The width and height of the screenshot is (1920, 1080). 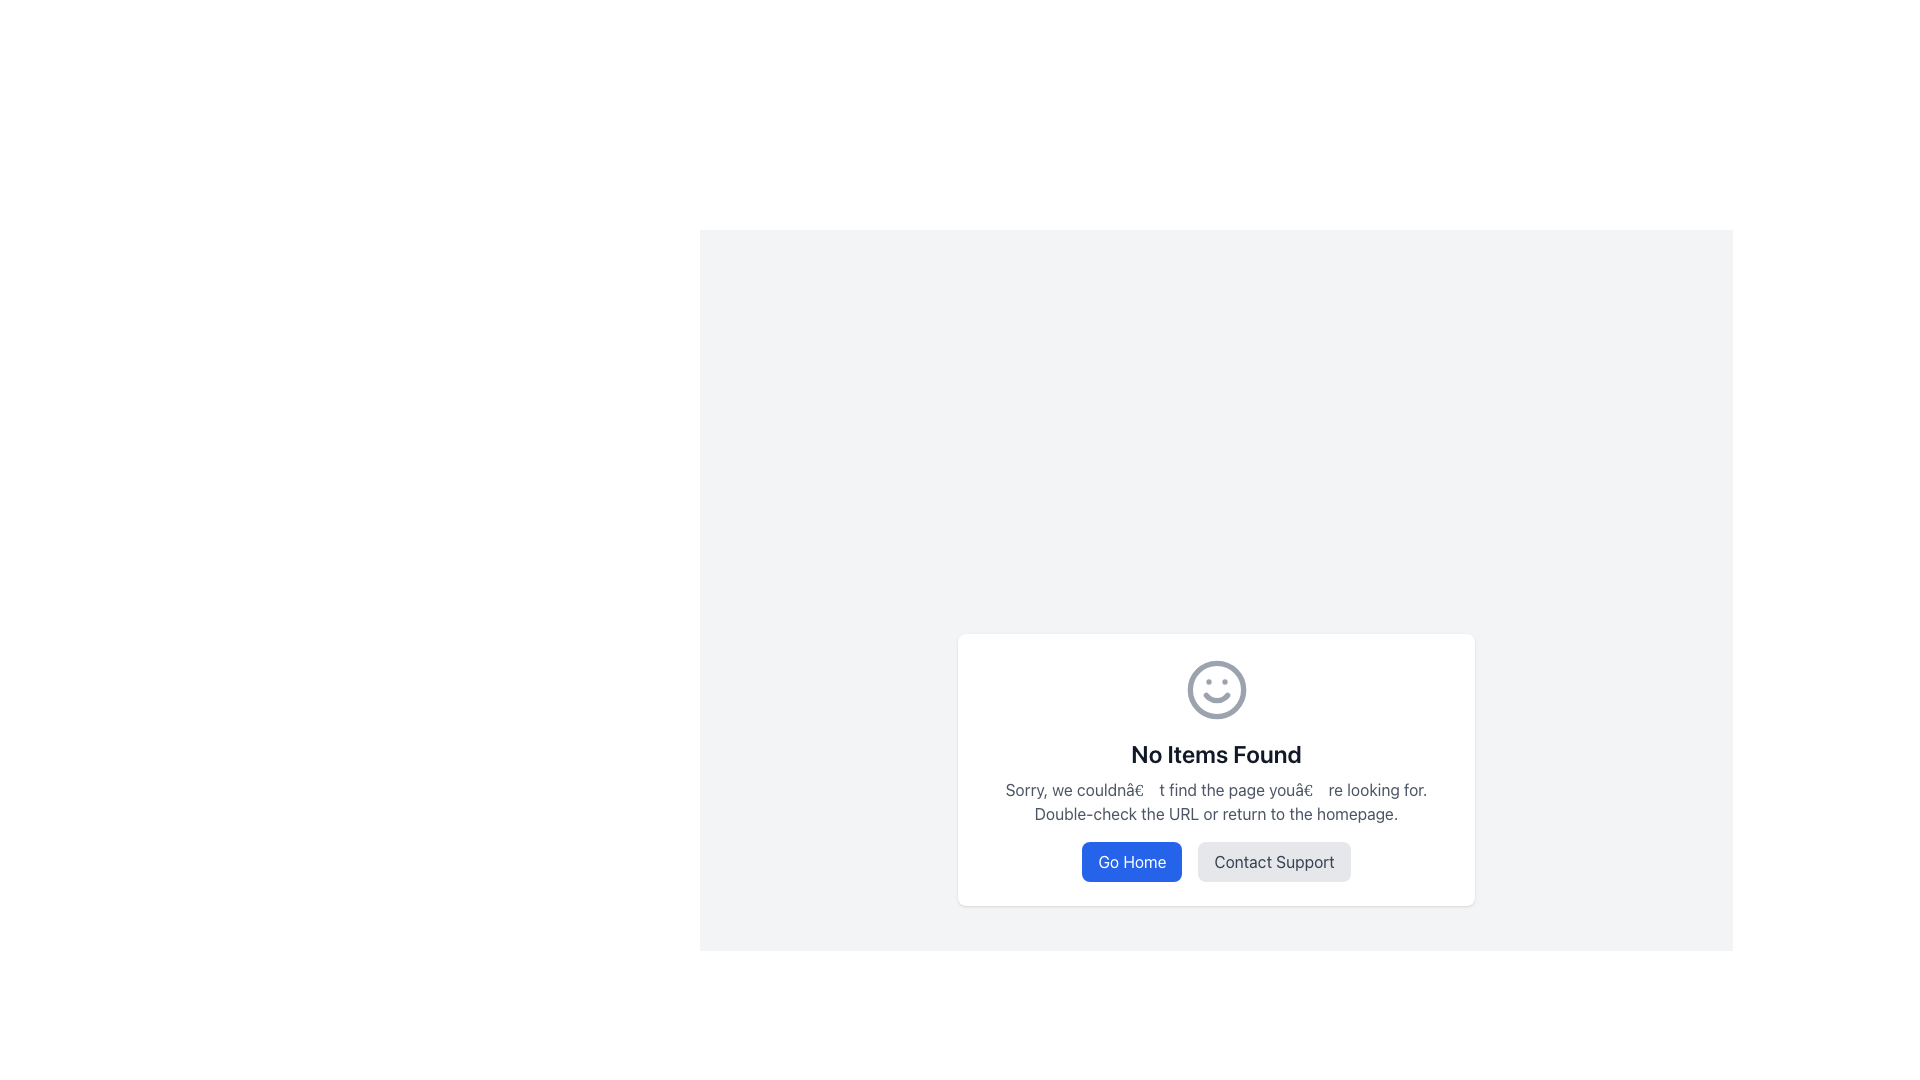 What do you see at coordinates (1215, 689) in the screenshot?
I see `the circular smiley face icon rendered in light gray color, positioned at the top center of the message card displaying 'No Items Found'` at bounding box center [1215, 689].